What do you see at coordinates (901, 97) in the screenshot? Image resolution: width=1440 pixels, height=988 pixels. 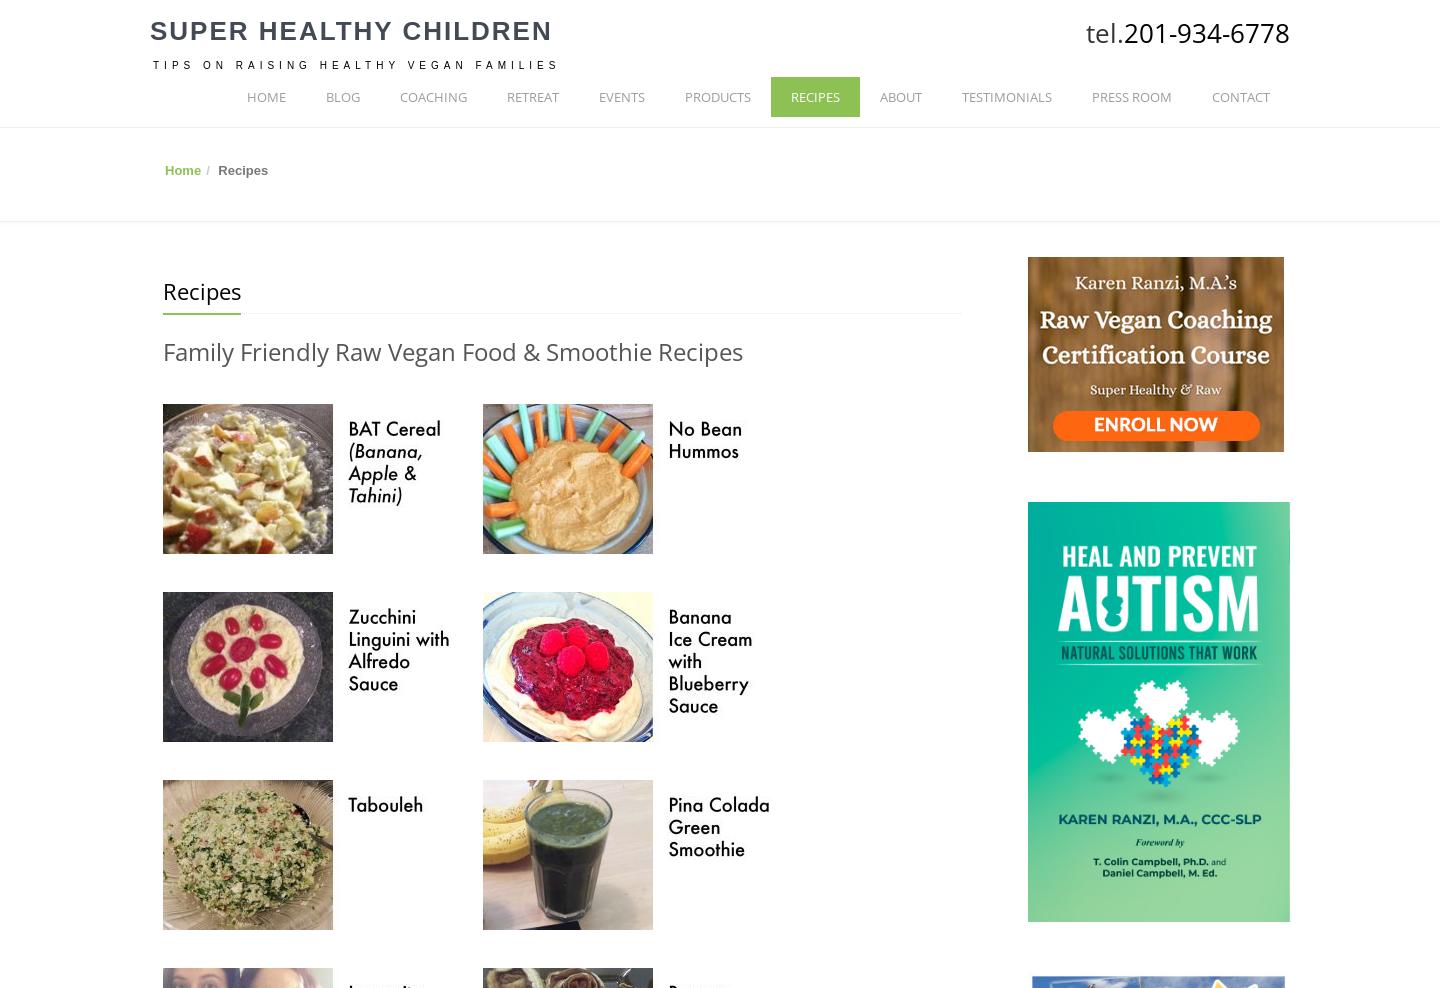 I see `'ABOUT'` at bounding box center [901, 97].